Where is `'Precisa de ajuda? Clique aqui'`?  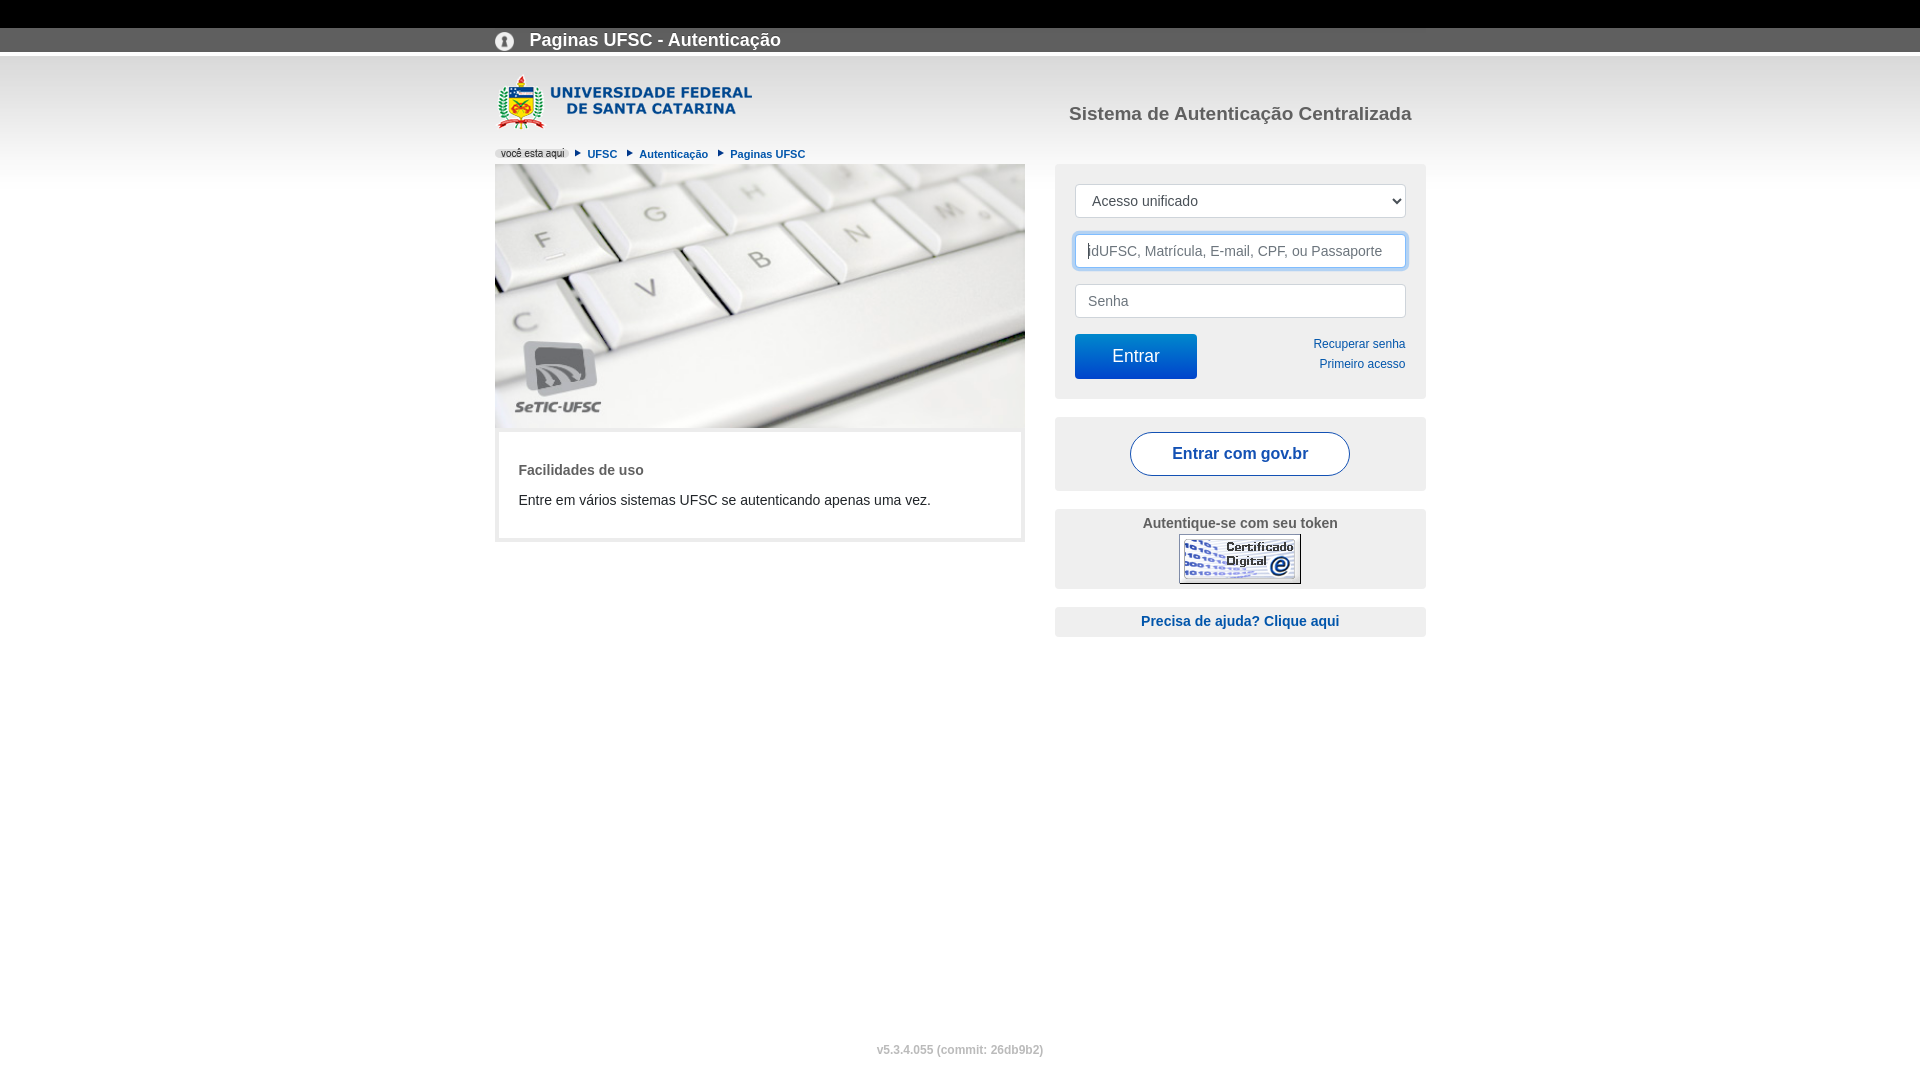
'Precisa de ajuda? Clique aqui' is located at coordinates (1238, 620).